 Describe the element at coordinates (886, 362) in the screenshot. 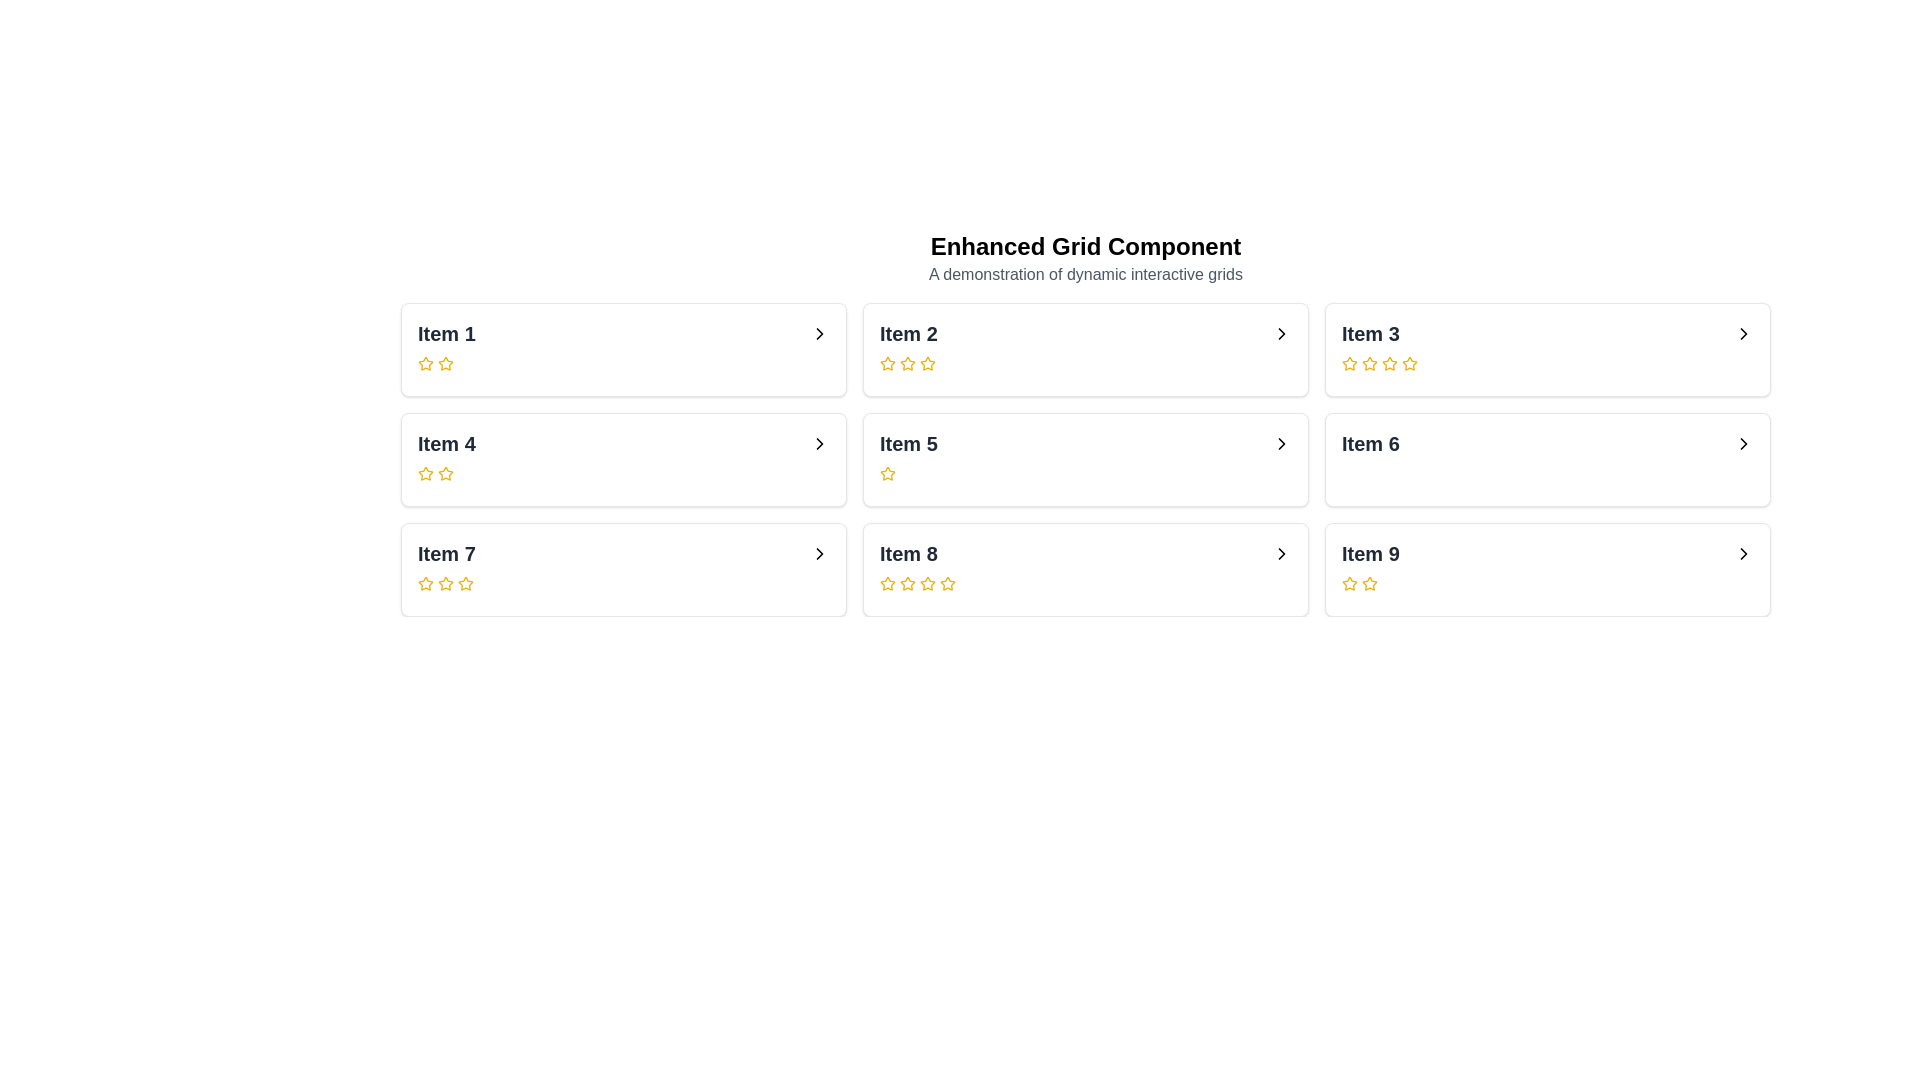

I see `the first star icon for ratings, which is a vibrant yellow star with a dark border, located below the text 'Item 2' in the second panel of the grid layout to rate it` at that location.